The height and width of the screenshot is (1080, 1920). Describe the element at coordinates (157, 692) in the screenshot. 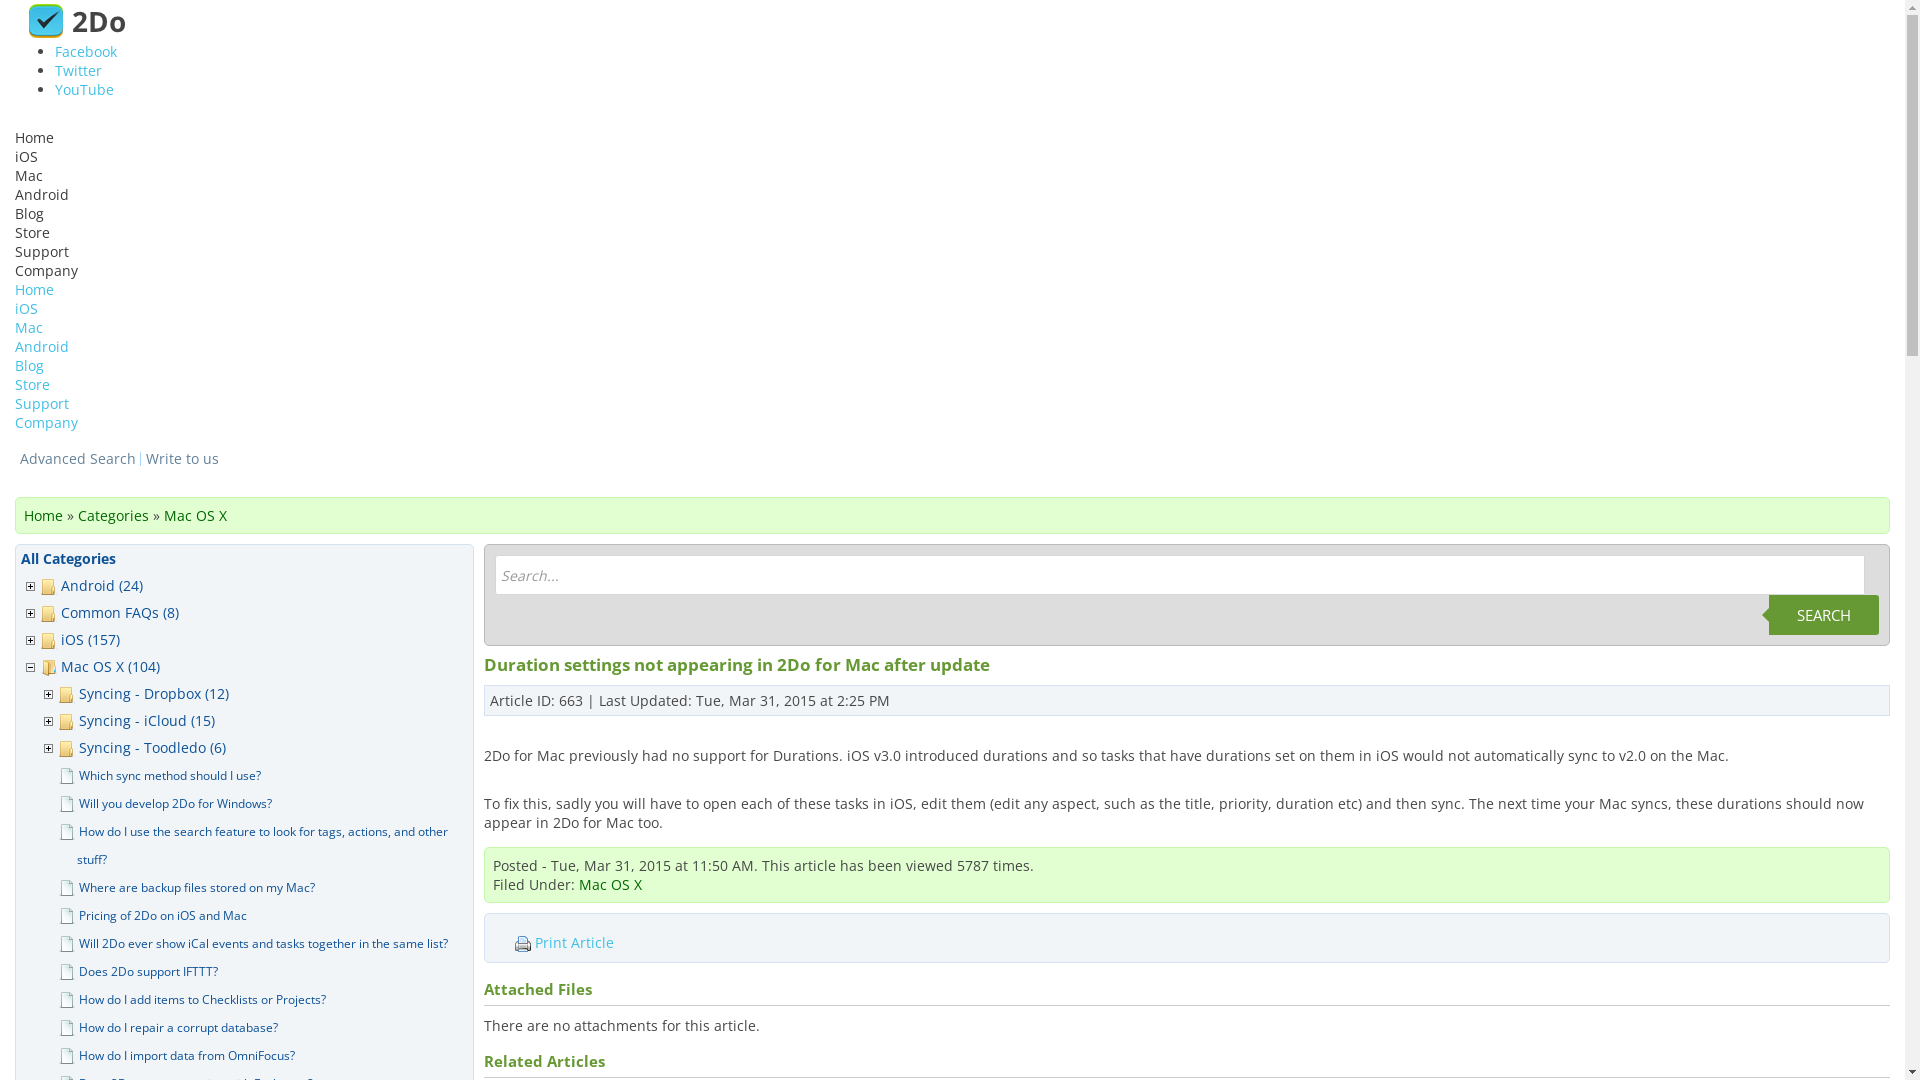

I see `'Syncing - Dropbox (12)'` at that location.